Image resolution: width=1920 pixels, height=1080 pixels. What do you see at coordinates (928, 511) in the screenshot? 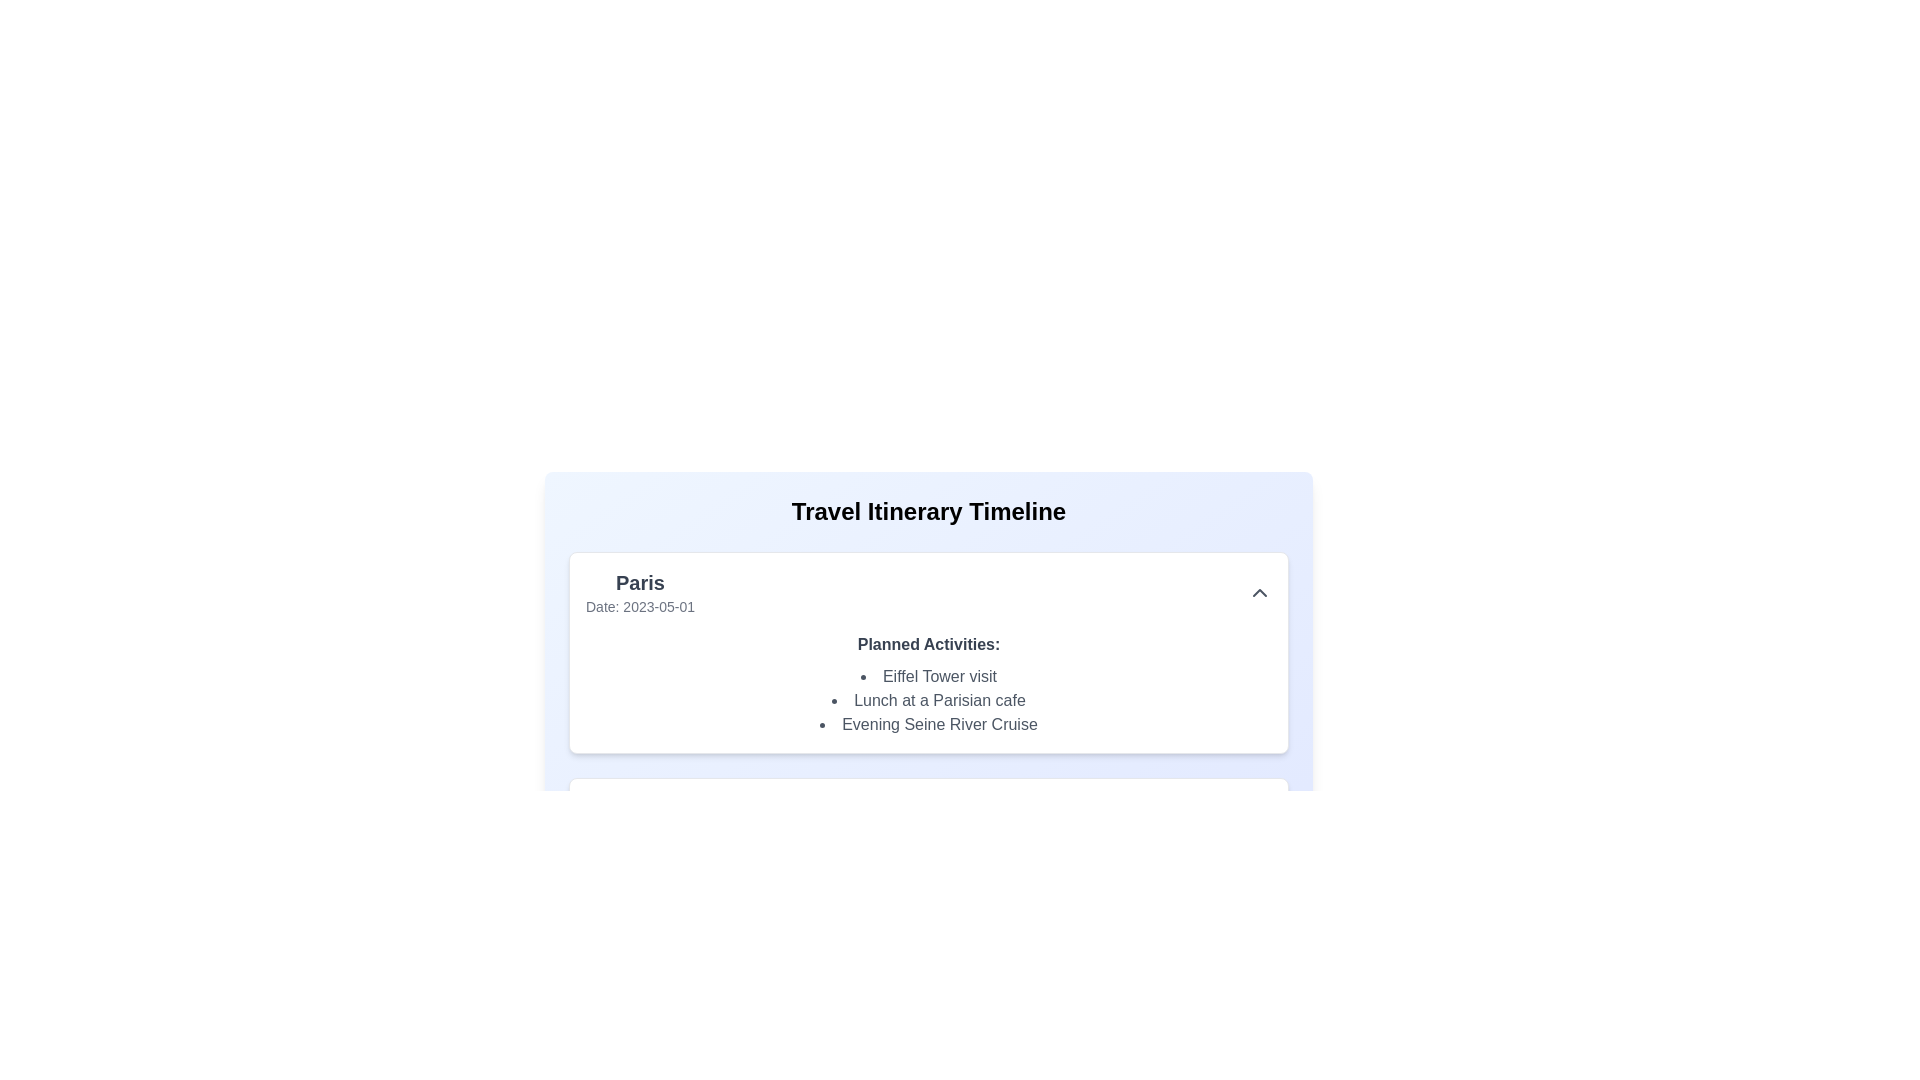
I see `title 'Travel Itinerary Timeline' which is a prominent heading displayed in bold and centered at the top of the content area` at bounding box center [928, 511].